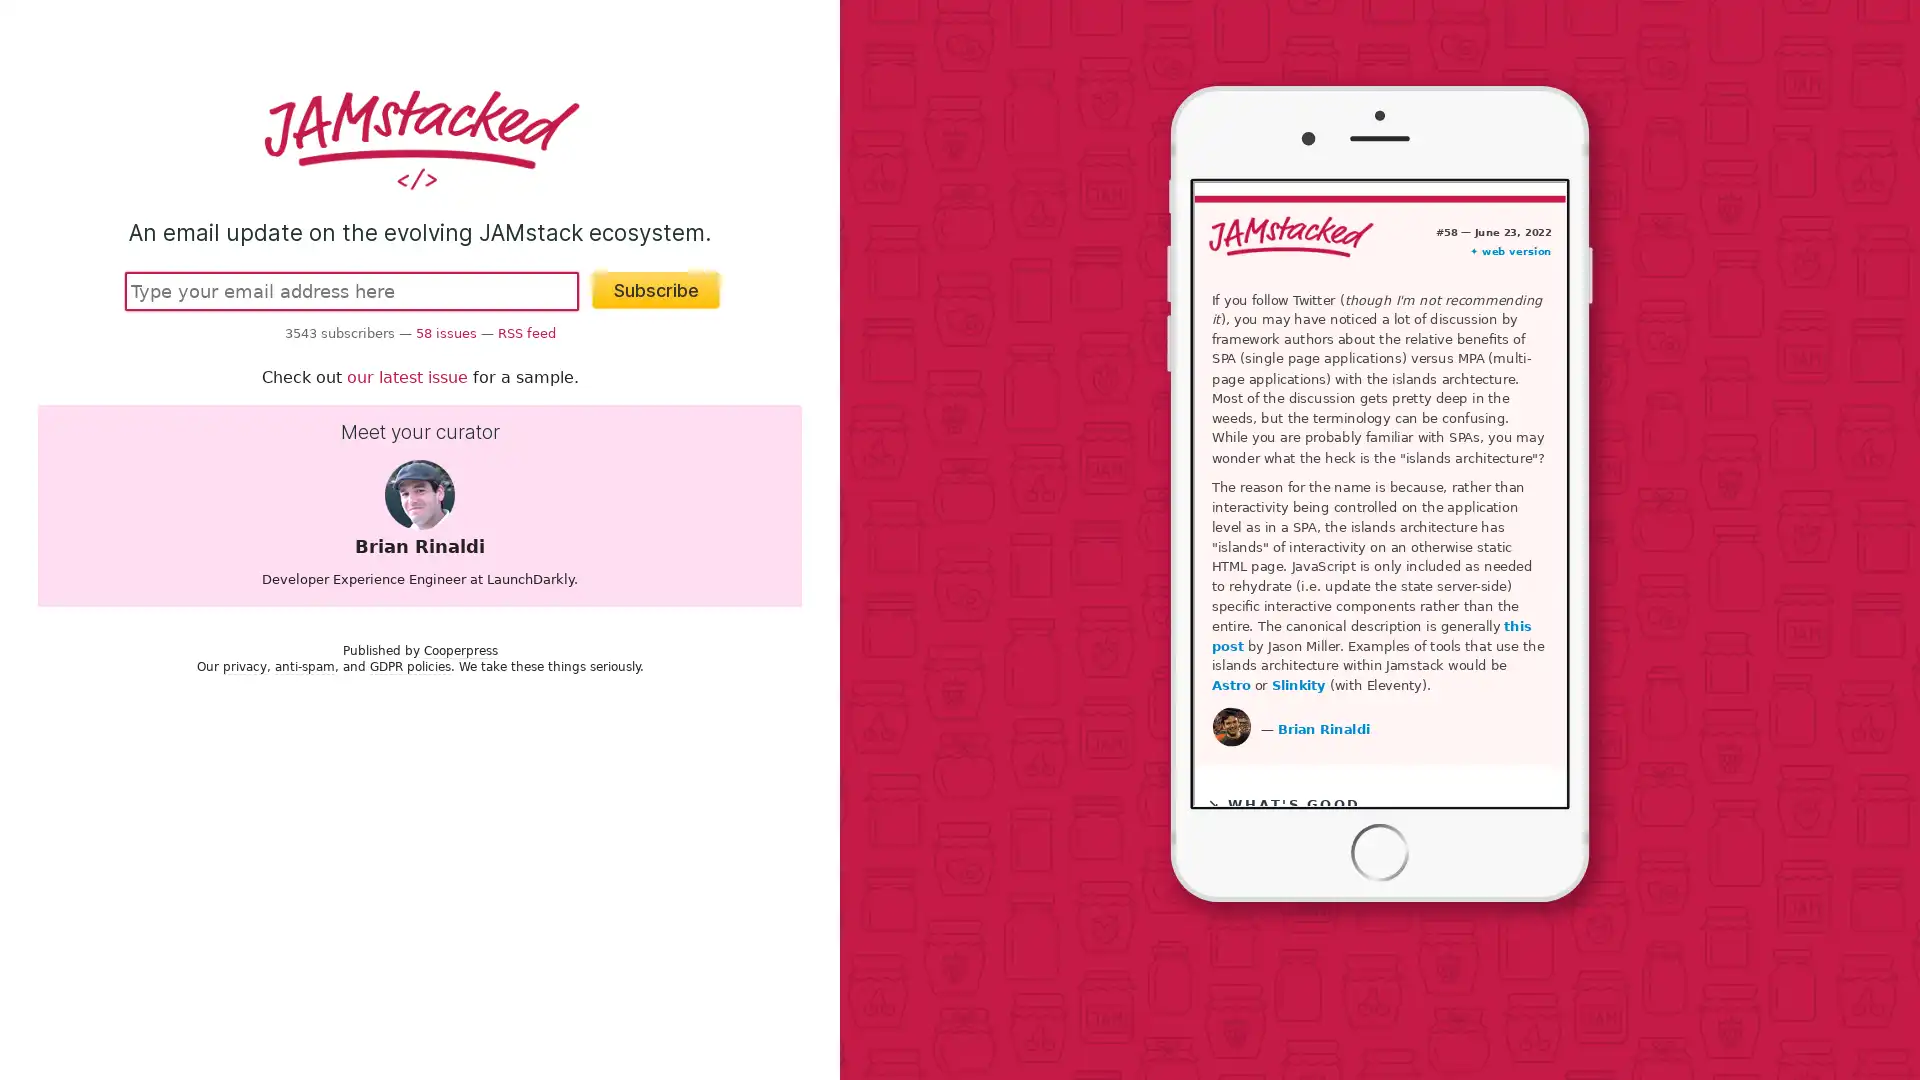 The width and height of the screenshot is (1920, 1080). Describe the element at coordinates (656, 289) in the screenshot. I see `Subscribe` at that location.